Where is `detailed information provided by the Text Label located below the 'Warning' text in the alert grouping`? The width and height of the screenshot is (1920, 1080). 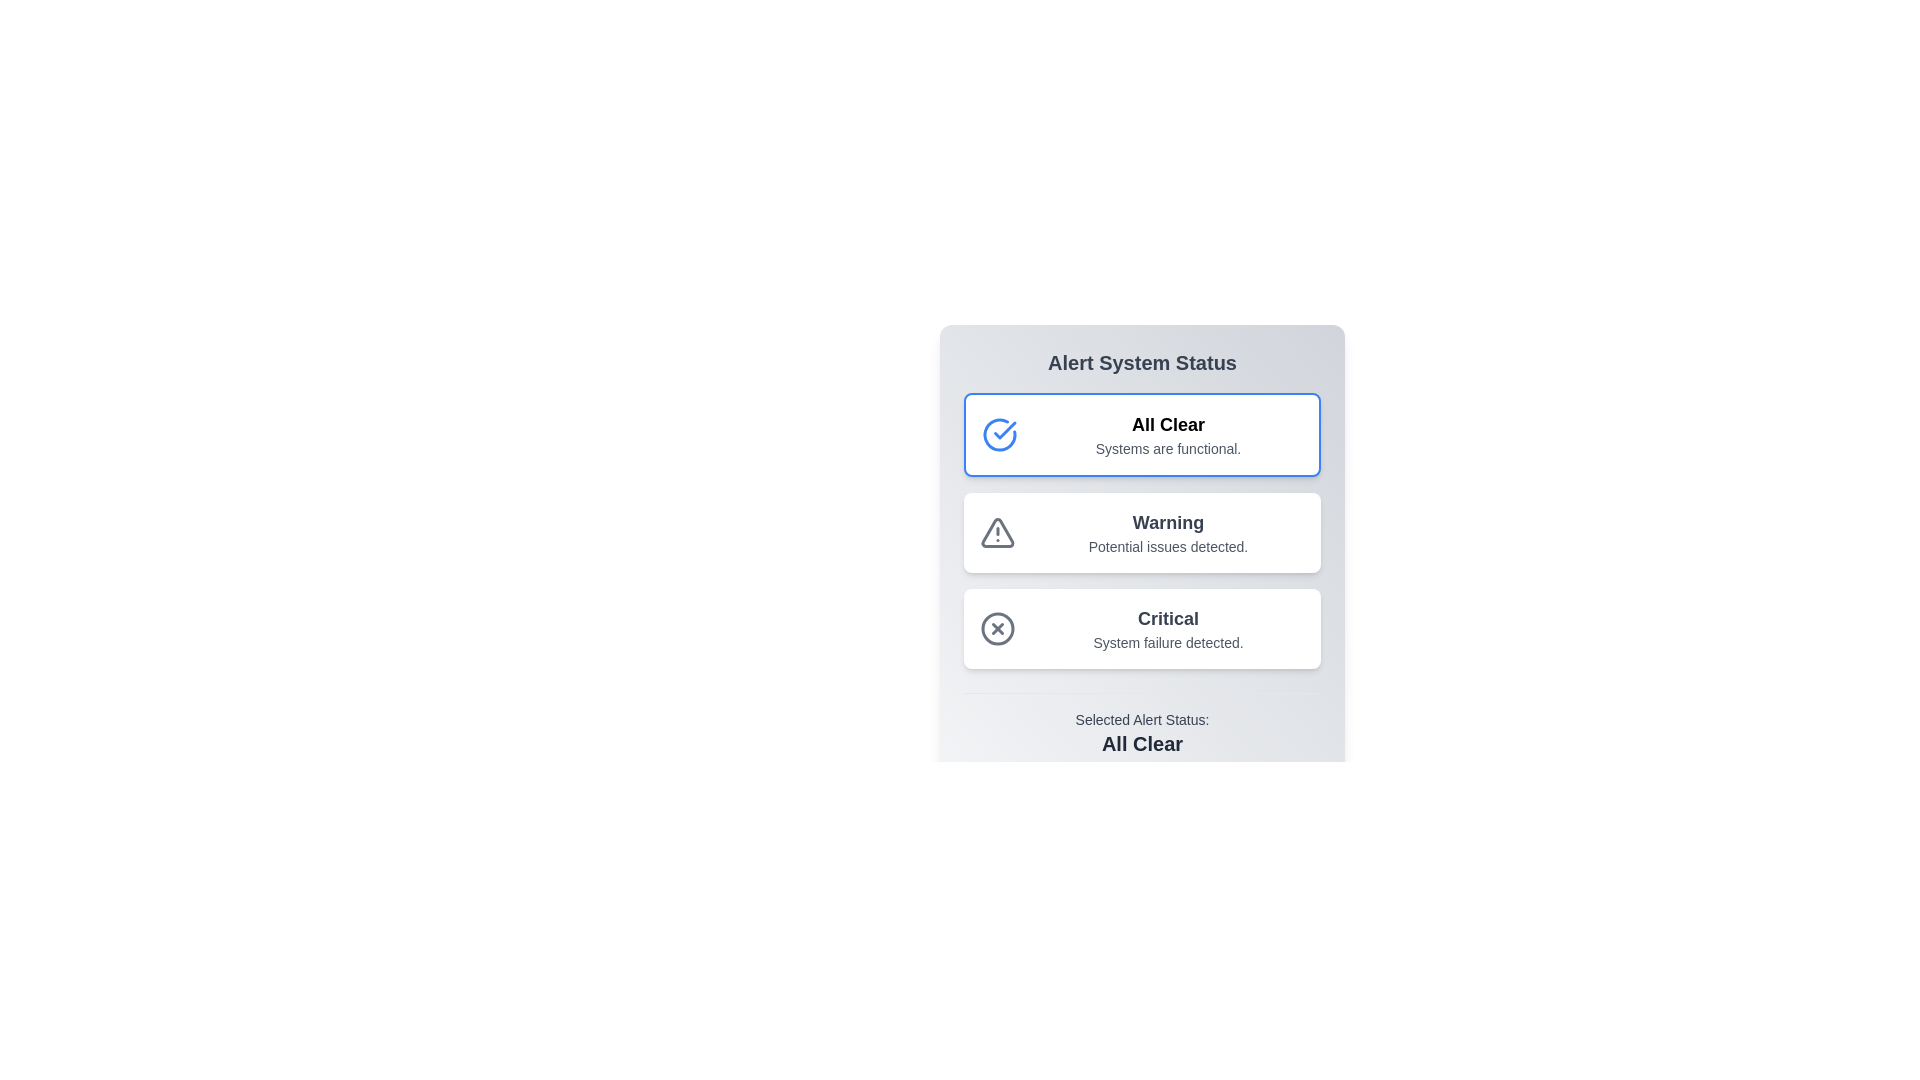 detailed information provided by the Text Label located below the 'Warning' text in the alert grouping is located at coordinates (1168, 547).